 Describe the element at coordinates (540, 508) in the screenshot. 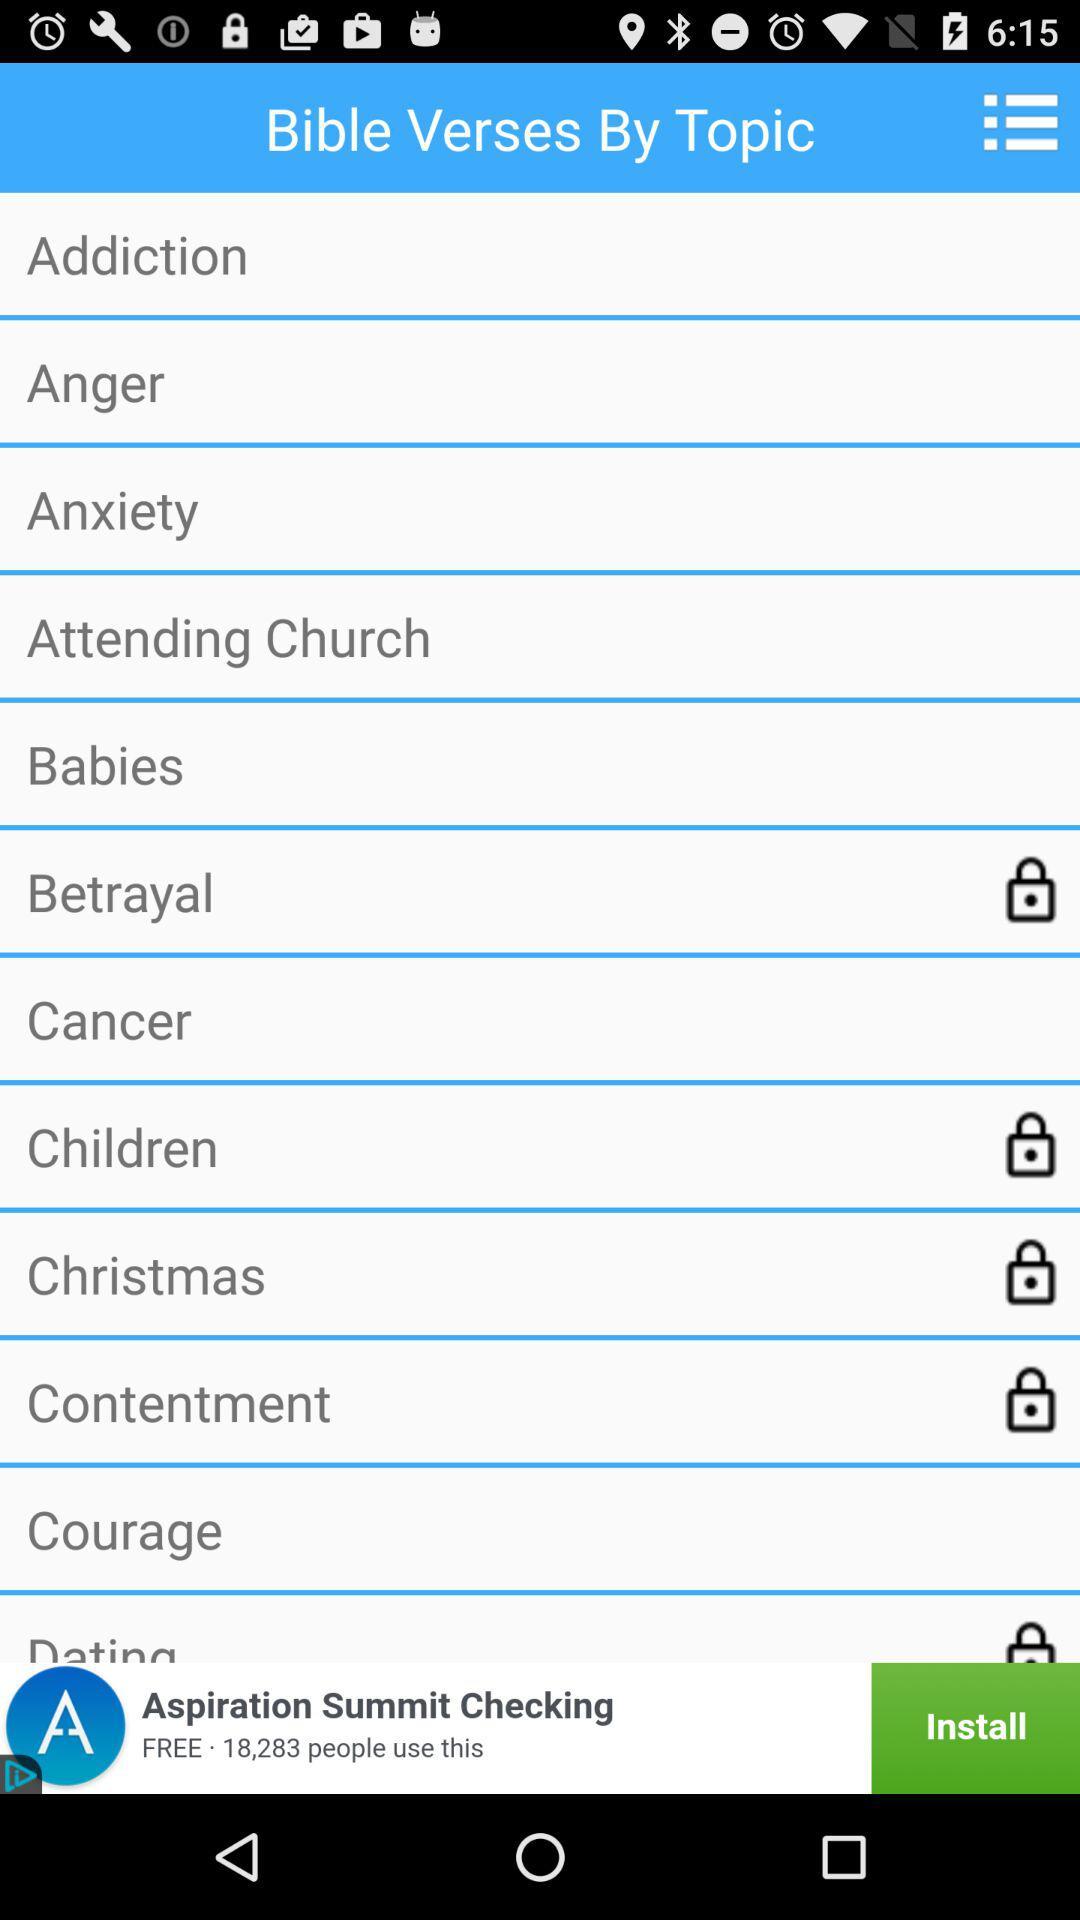

I see `the anxiety app` at that location.